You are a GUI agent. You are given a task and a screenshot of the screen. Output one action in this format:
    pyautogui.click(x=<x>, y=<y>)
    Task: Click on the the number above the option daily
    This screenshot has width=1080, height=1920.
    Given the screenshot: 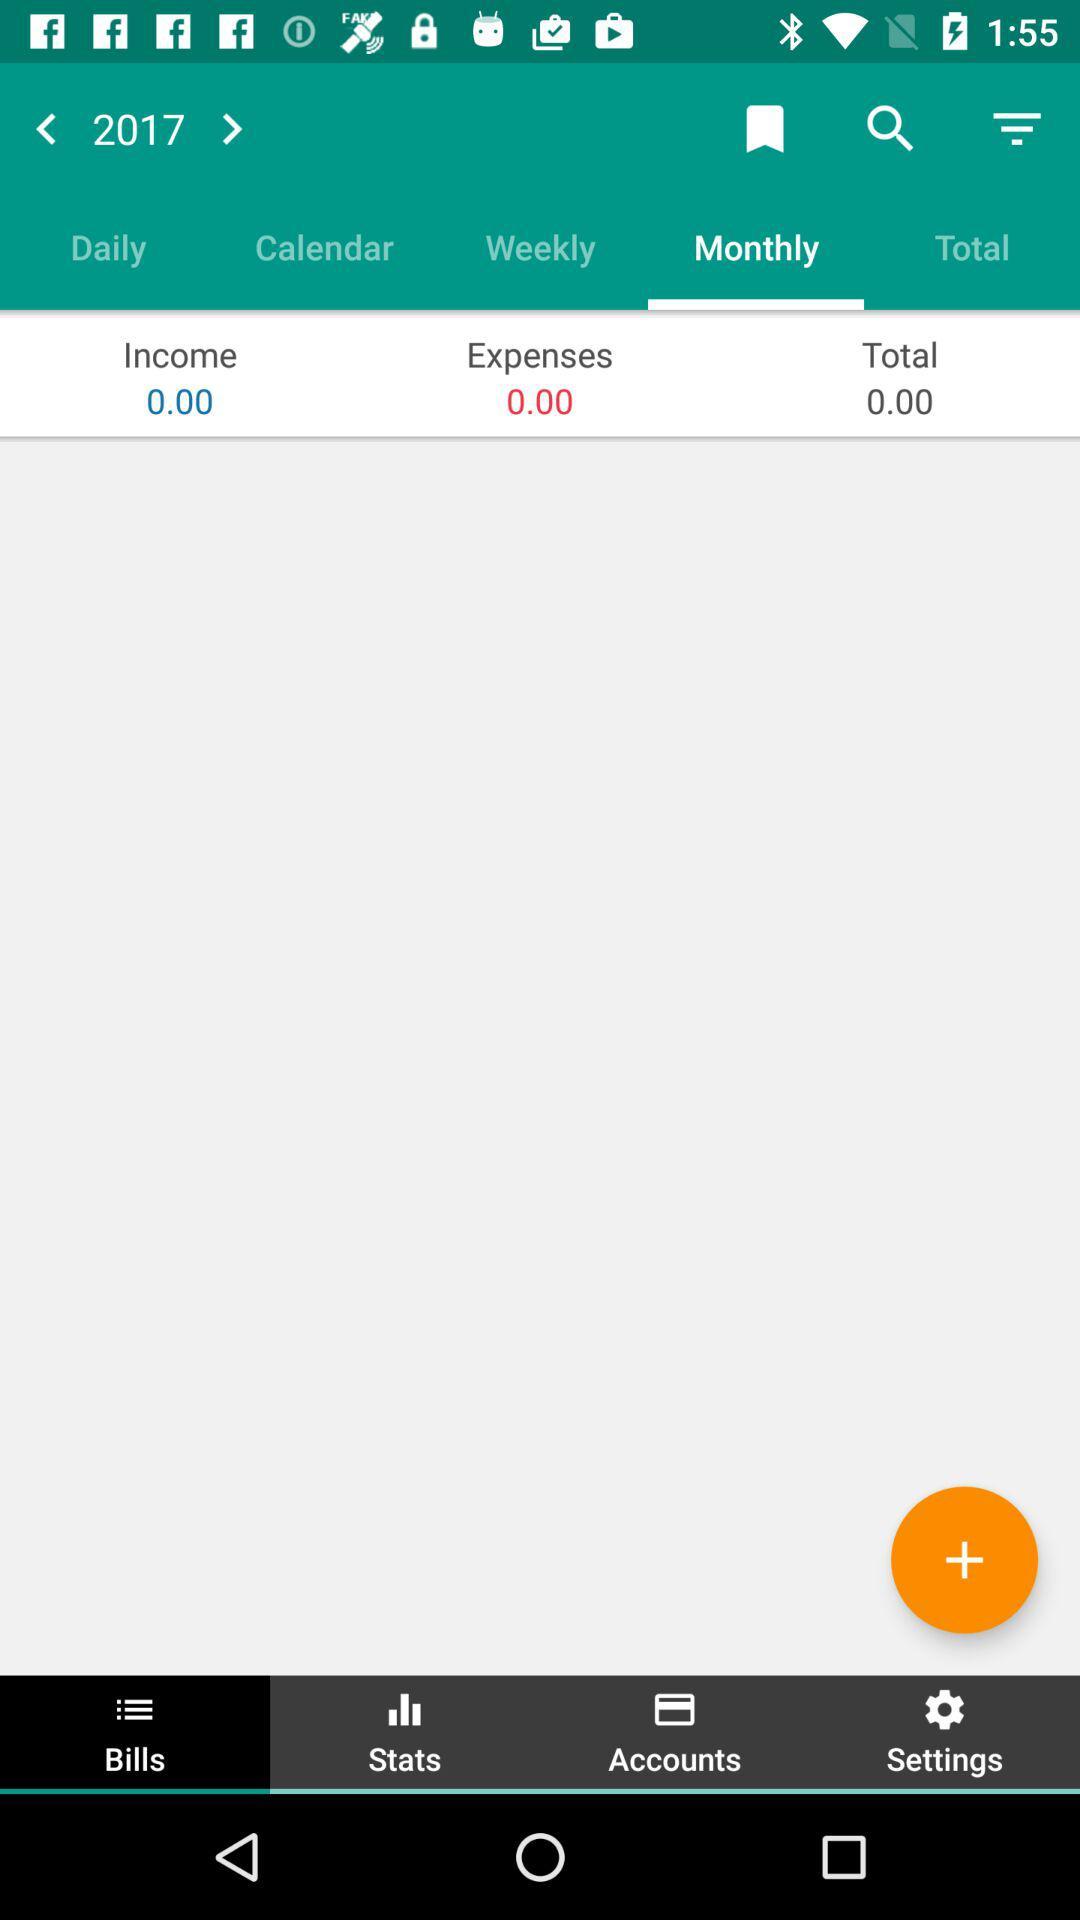 What is the action you would take?
    pyautogui.click(x=137, y=127)
    